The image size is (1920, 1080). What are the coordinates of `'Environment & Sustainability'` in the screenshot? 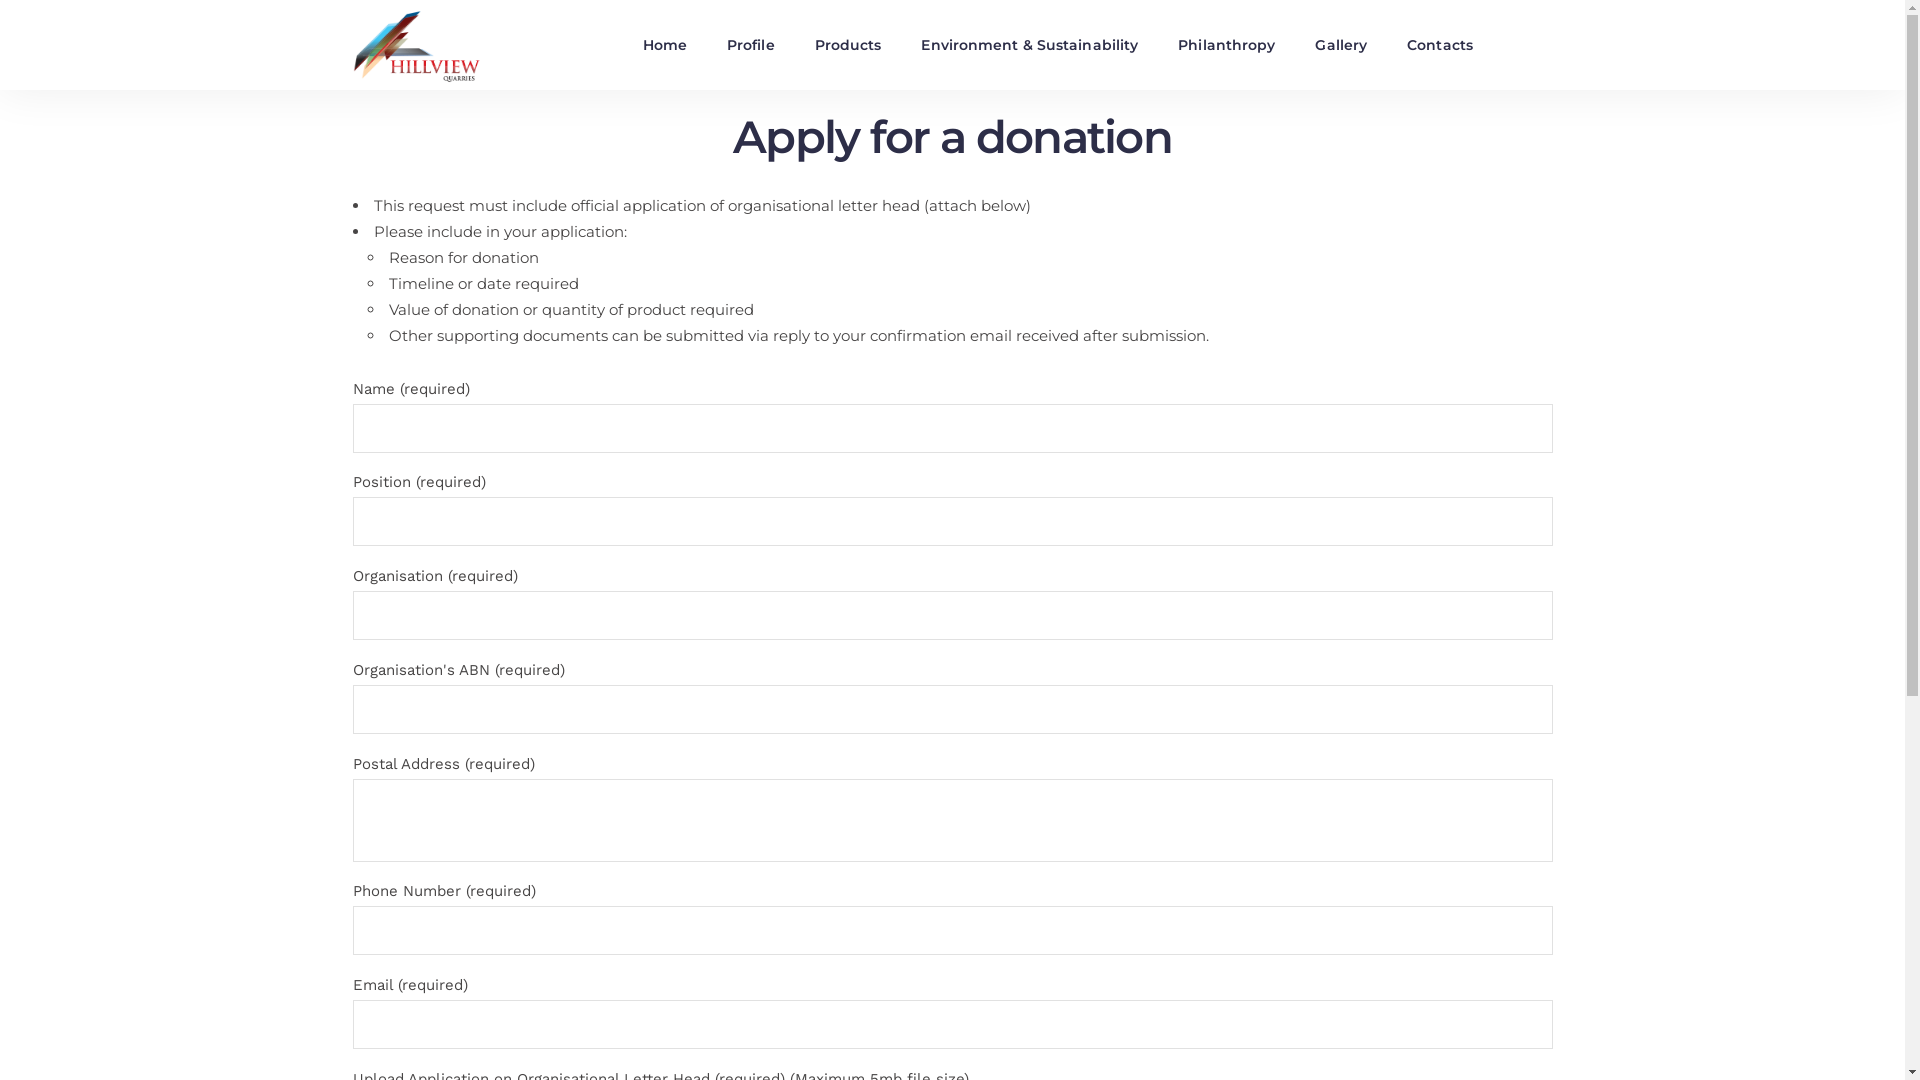 It's located at (1029, 45).